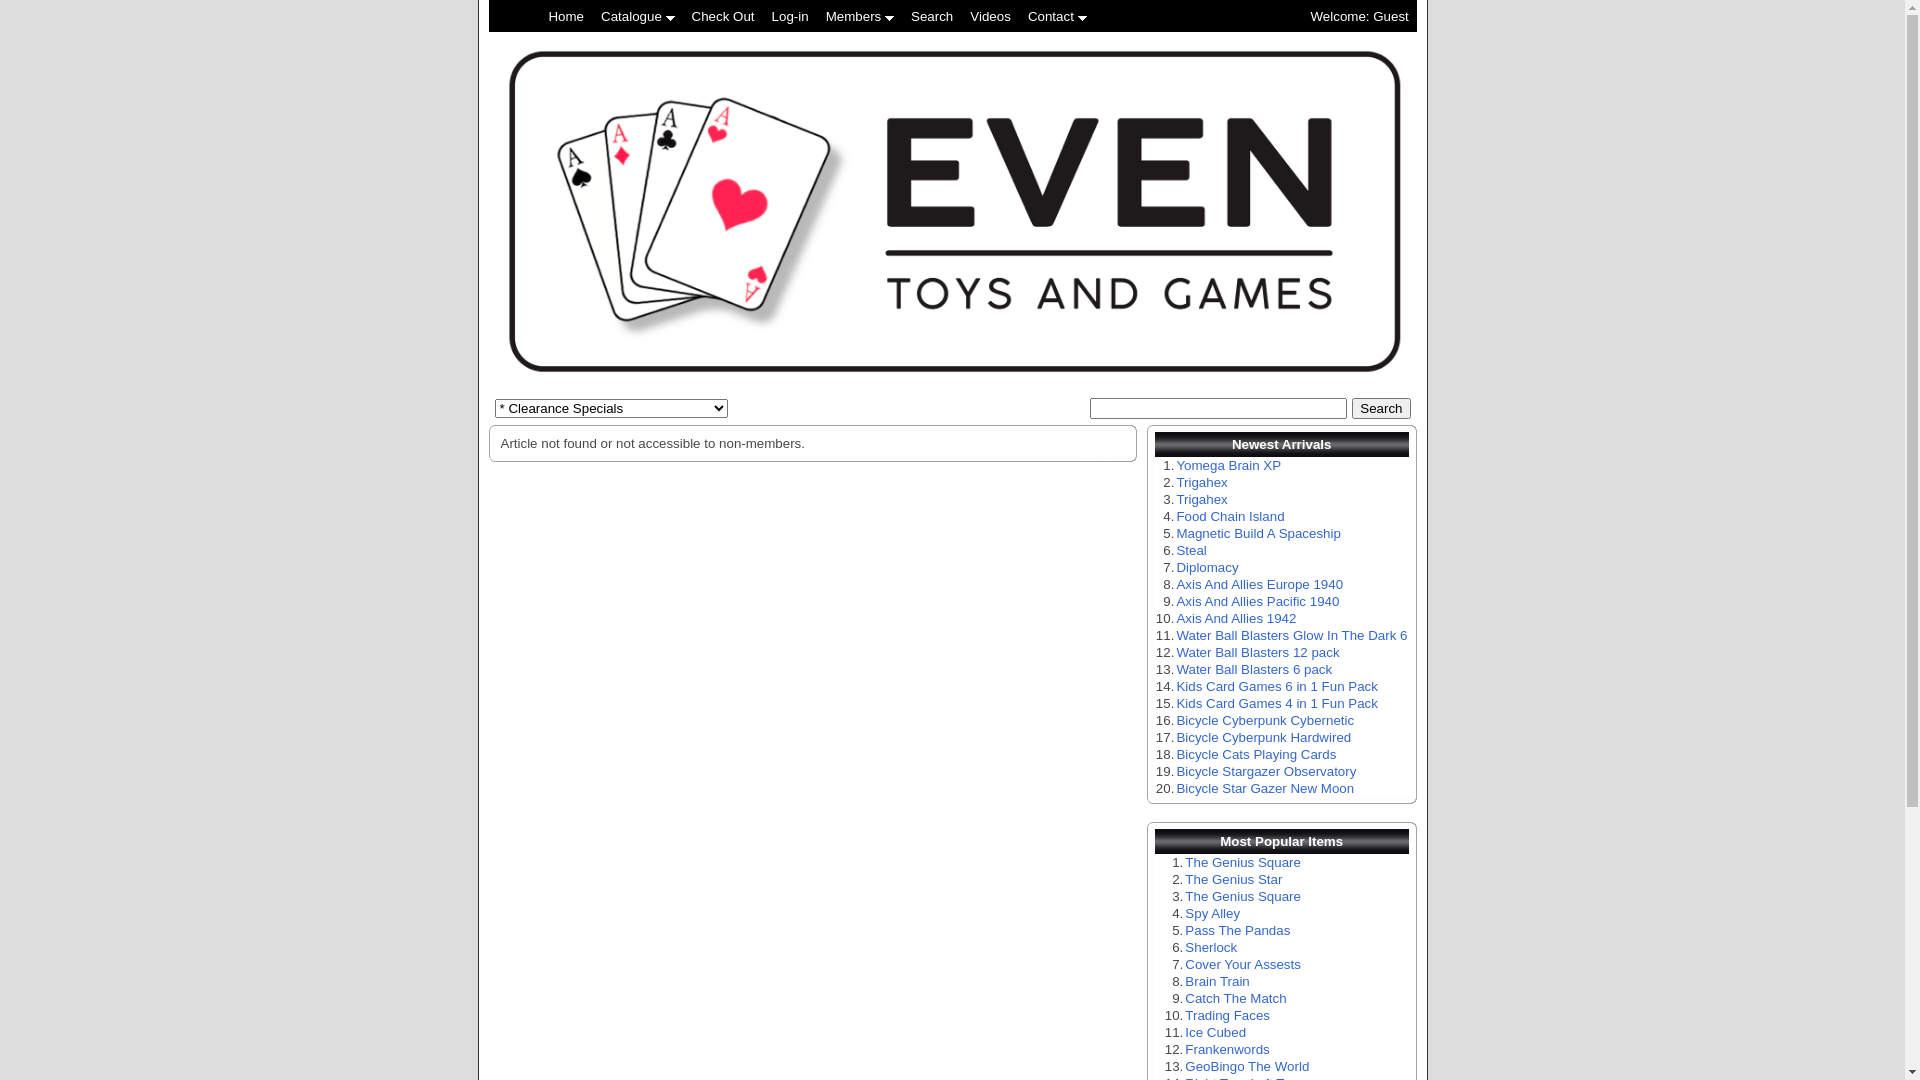 The image size is (1920, 1080). Describe the element at coordinates (1190, 550) in the screenshot. I see `'Steal'` at that location.